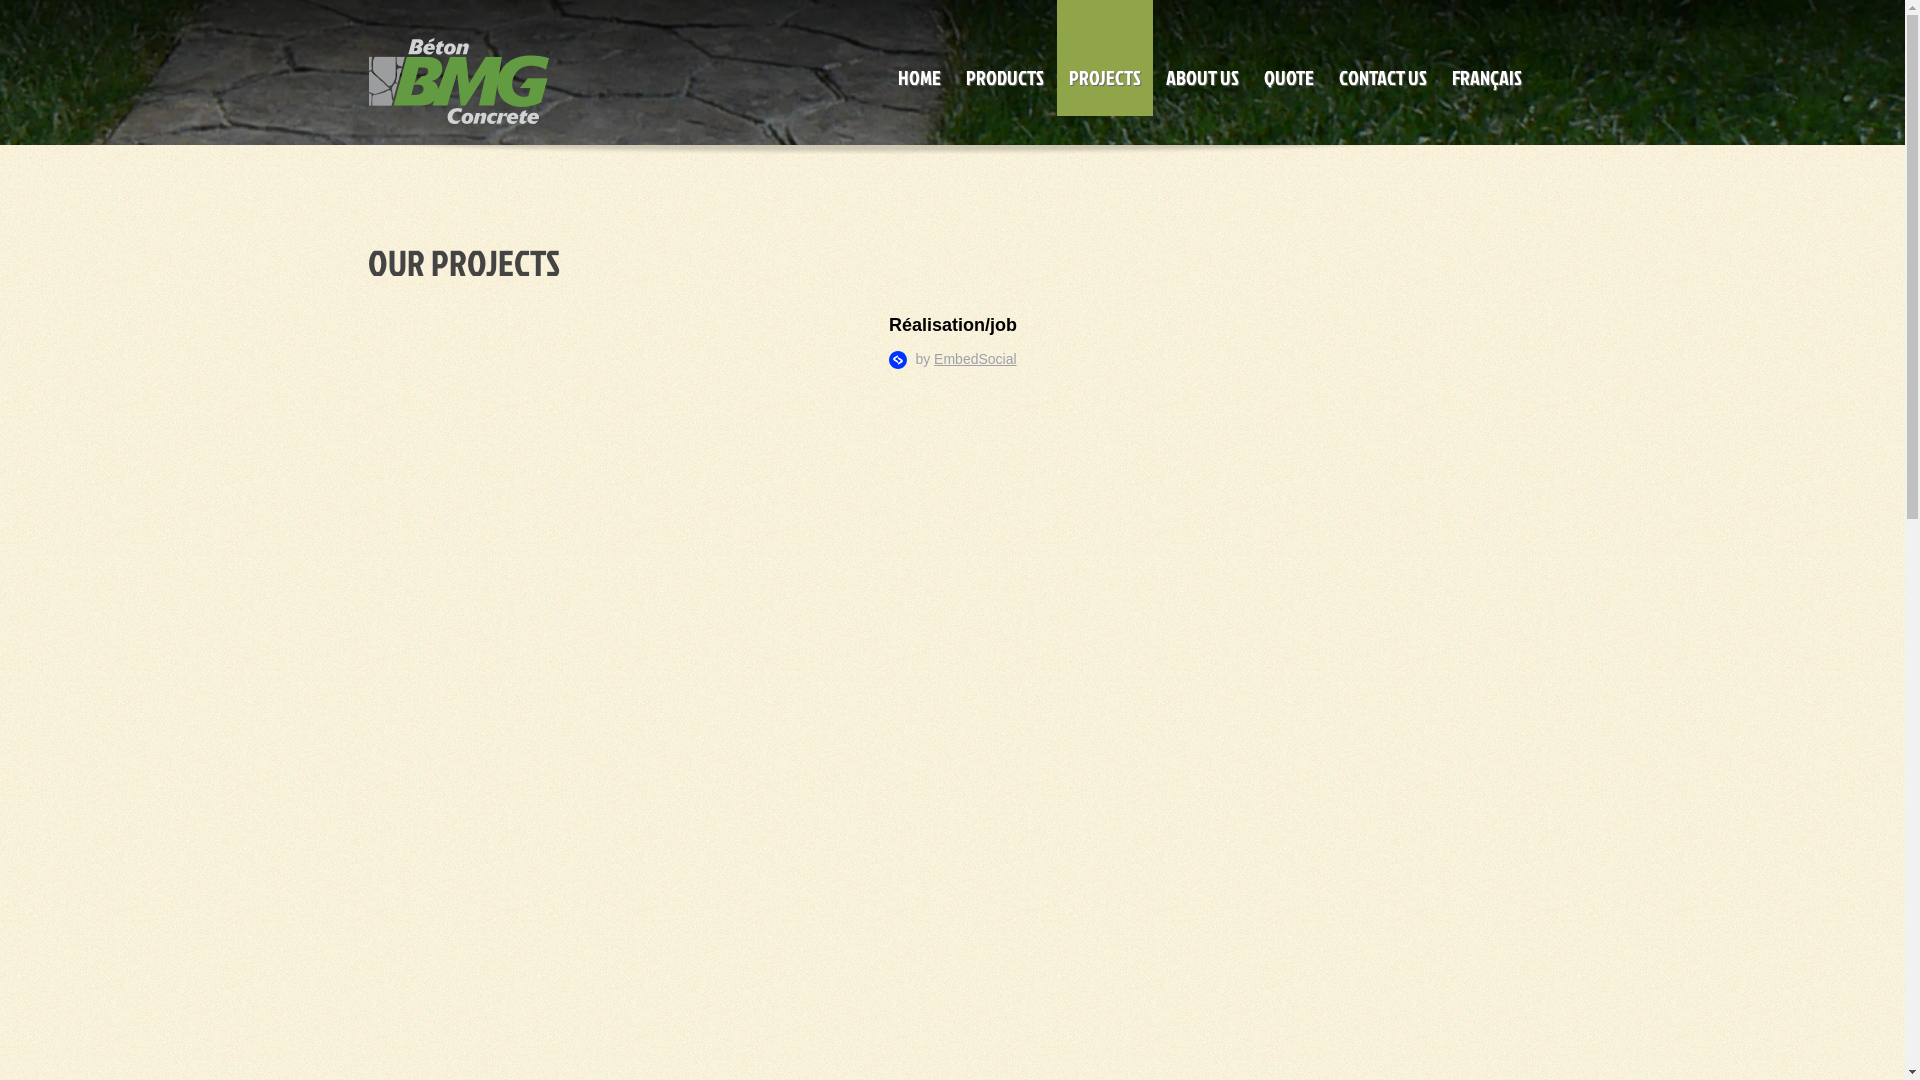 Image resolution: width=1920 pixels, height=1080 pixels. What do you see at coordinates (1289, 56) in the screenshot?
I see `'QUOTE'` at bounding box center [1289, 56].